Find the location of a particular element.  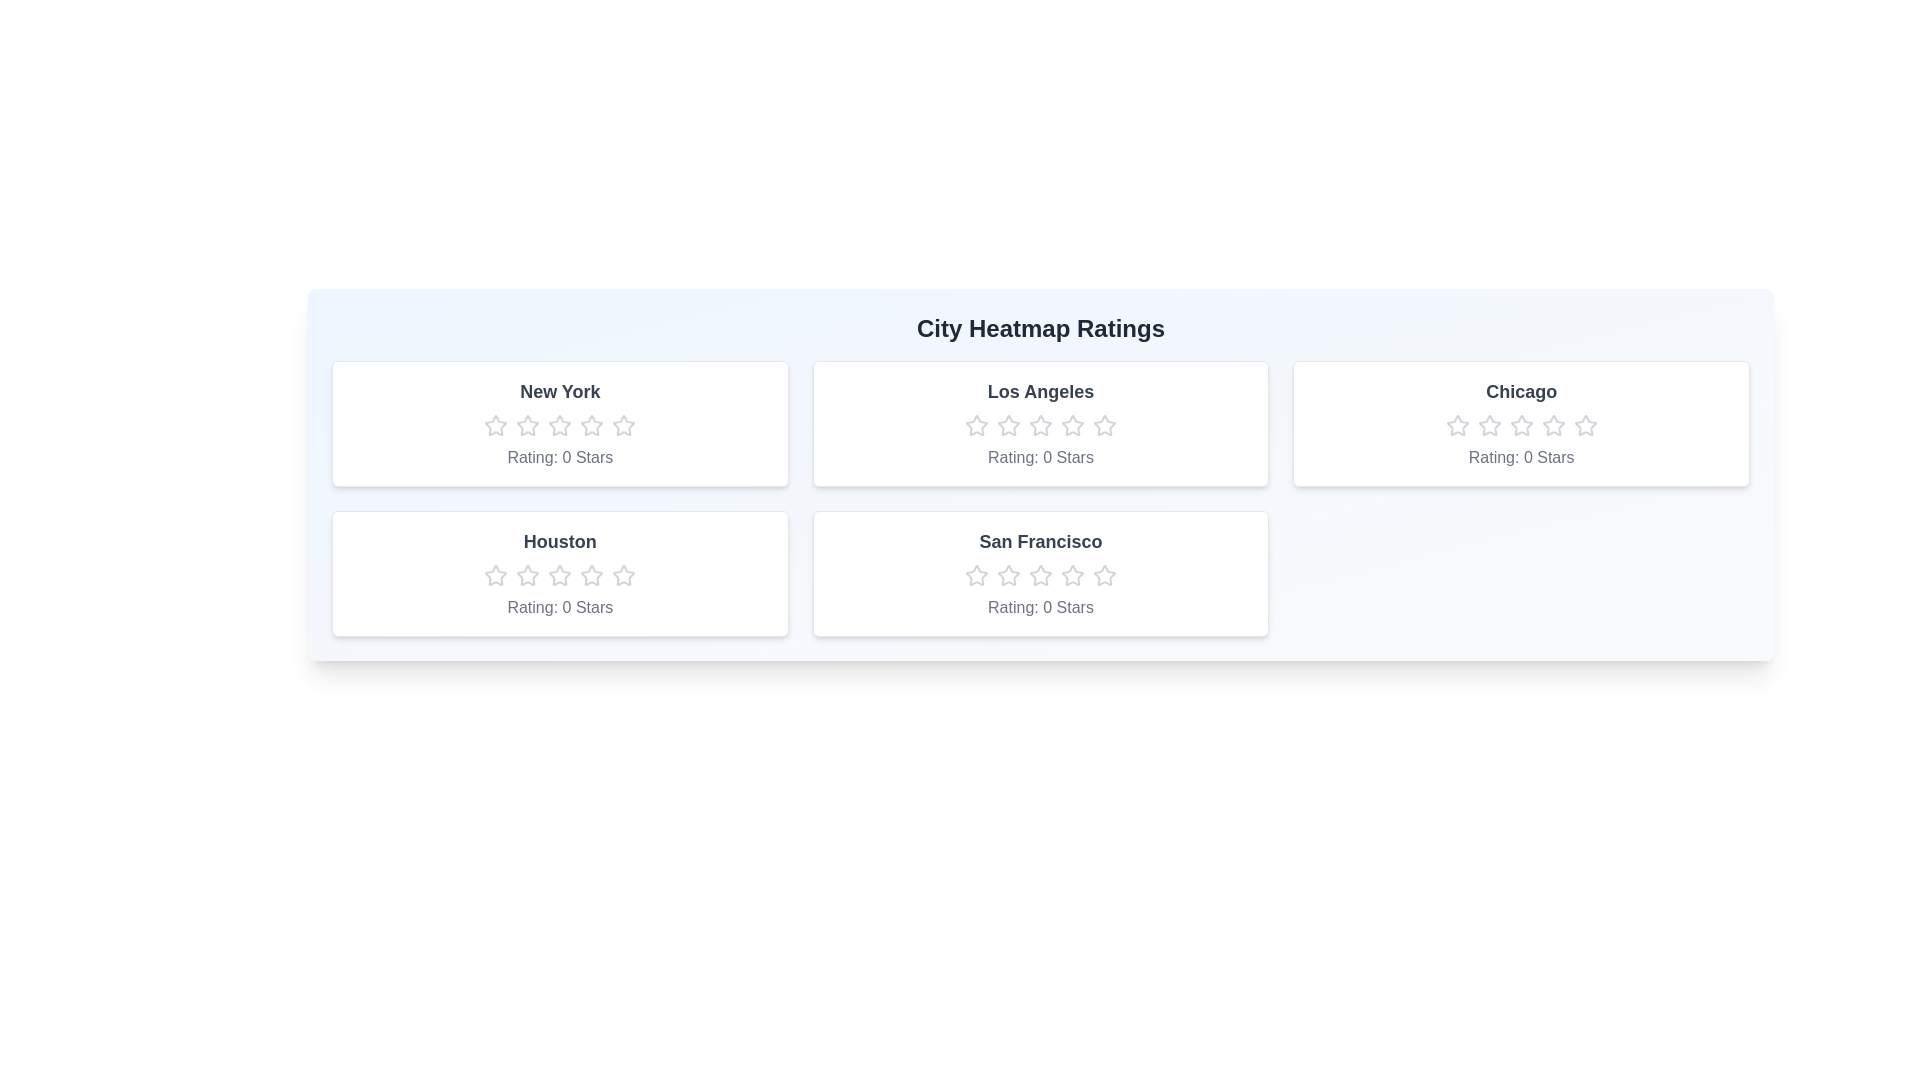

the New York rating star number 3 is located at coordinates (560, 424).